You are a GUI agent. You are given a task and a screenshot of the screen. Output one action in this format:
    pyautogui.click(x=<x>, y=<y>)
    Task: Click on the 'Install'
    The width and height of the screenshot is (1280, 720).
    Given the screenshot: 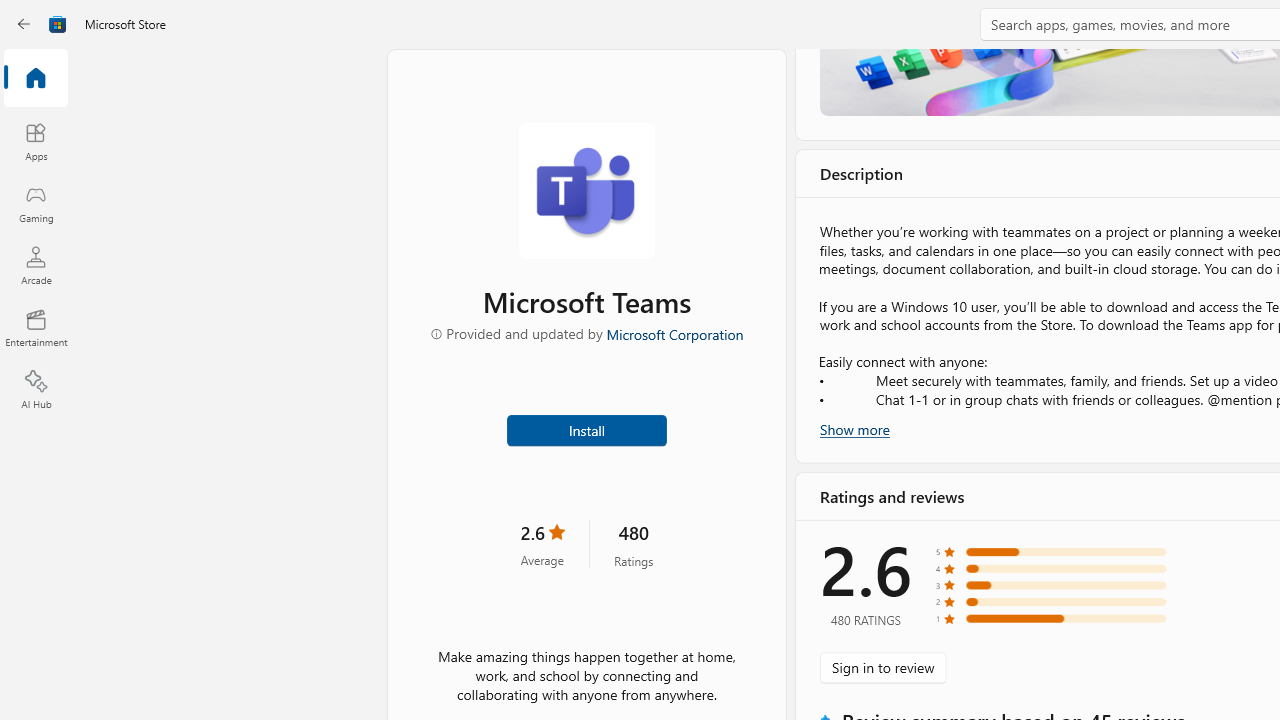 What is the action you would take?
    pyautogui.click(x=585, y=428)
    